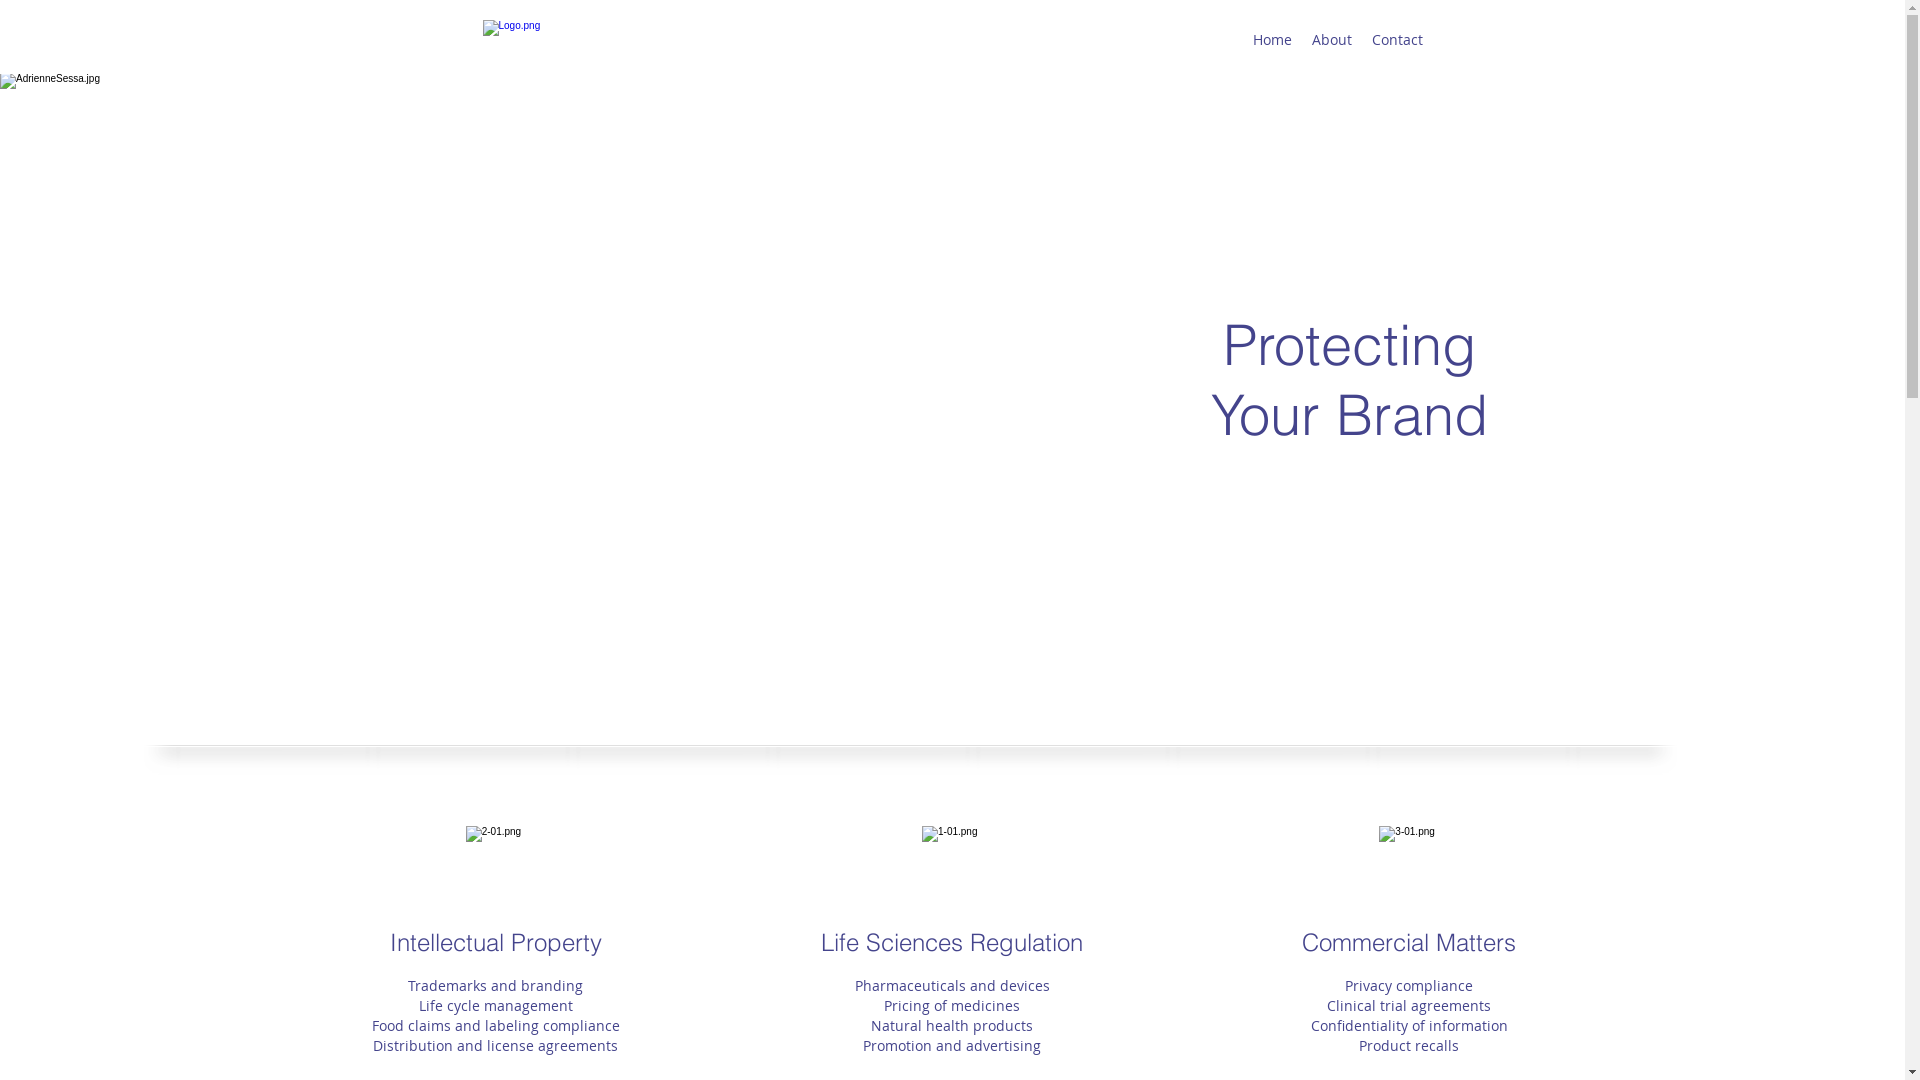  I want to click on 'About', so click(1331, 39).